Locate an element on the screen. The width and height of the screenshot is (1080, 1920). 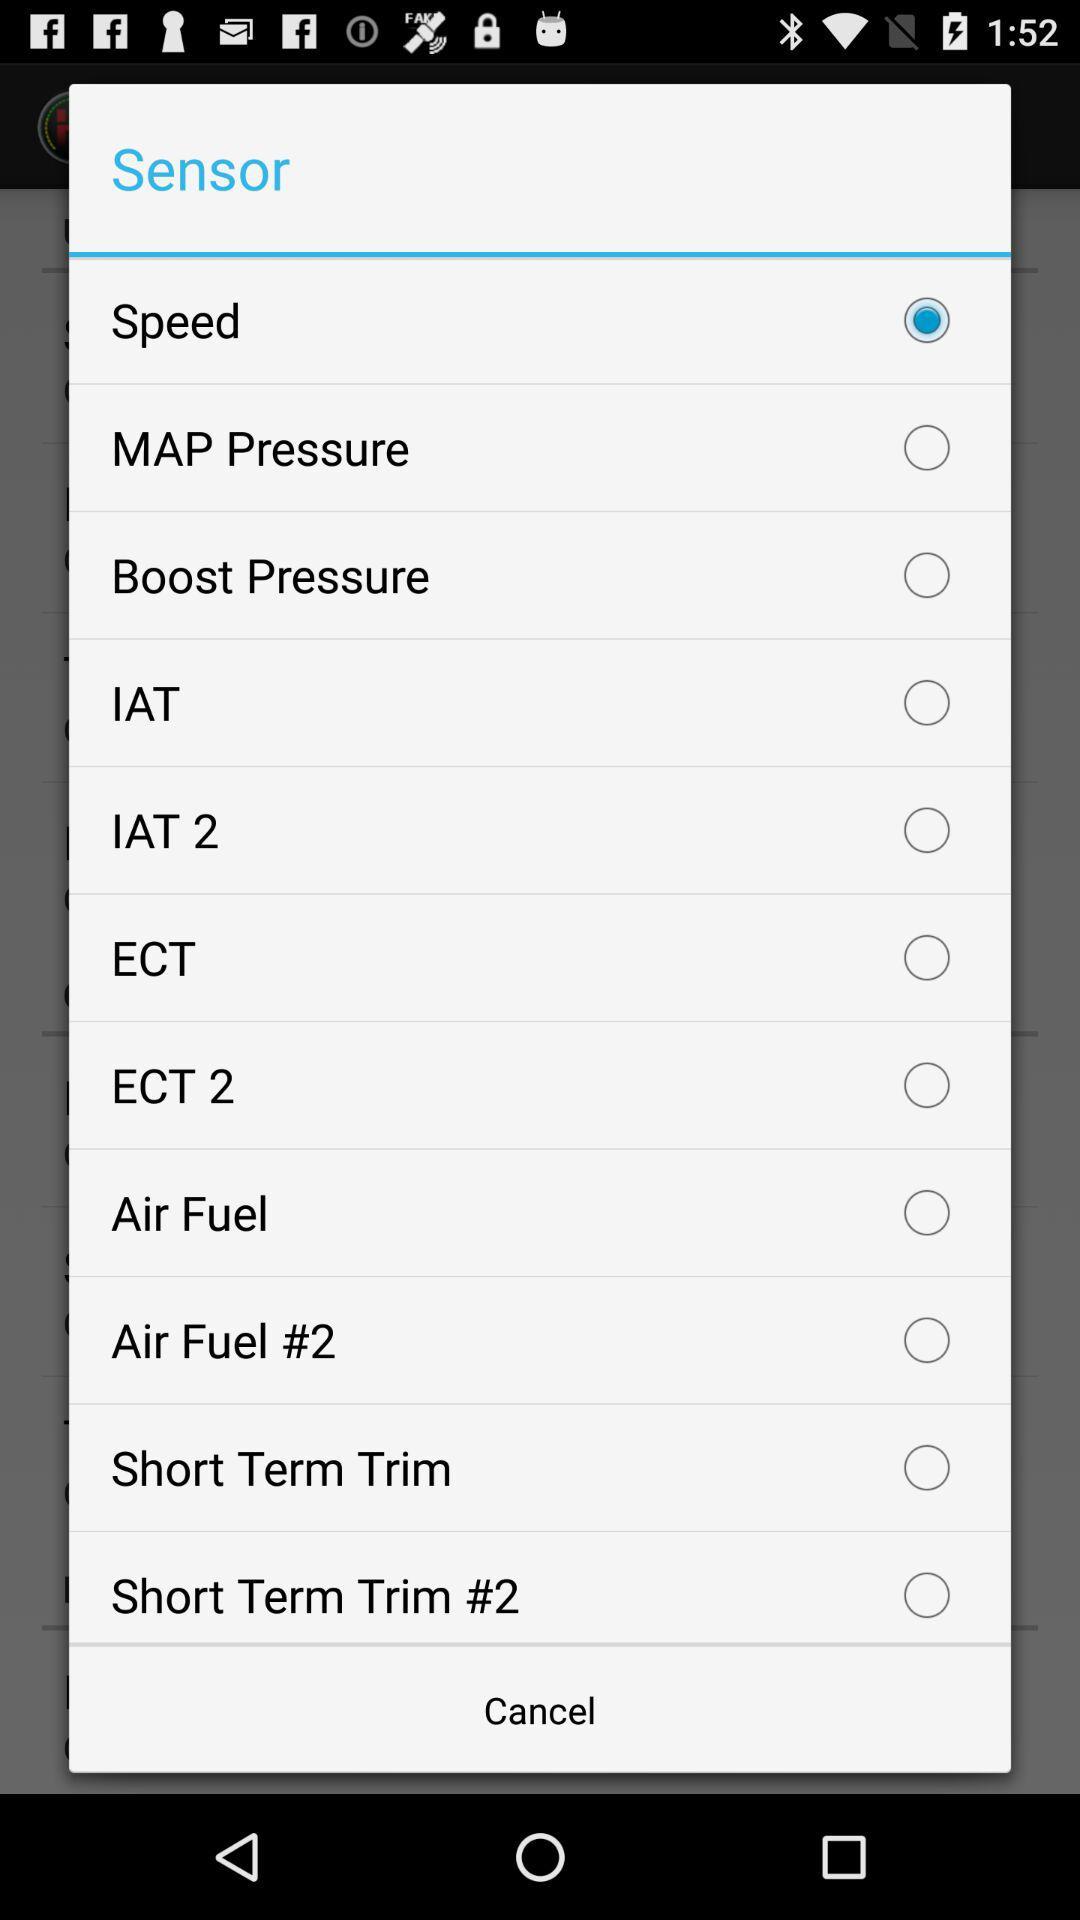
the item below the short term trim icon is located at coordinates (540, 1708).